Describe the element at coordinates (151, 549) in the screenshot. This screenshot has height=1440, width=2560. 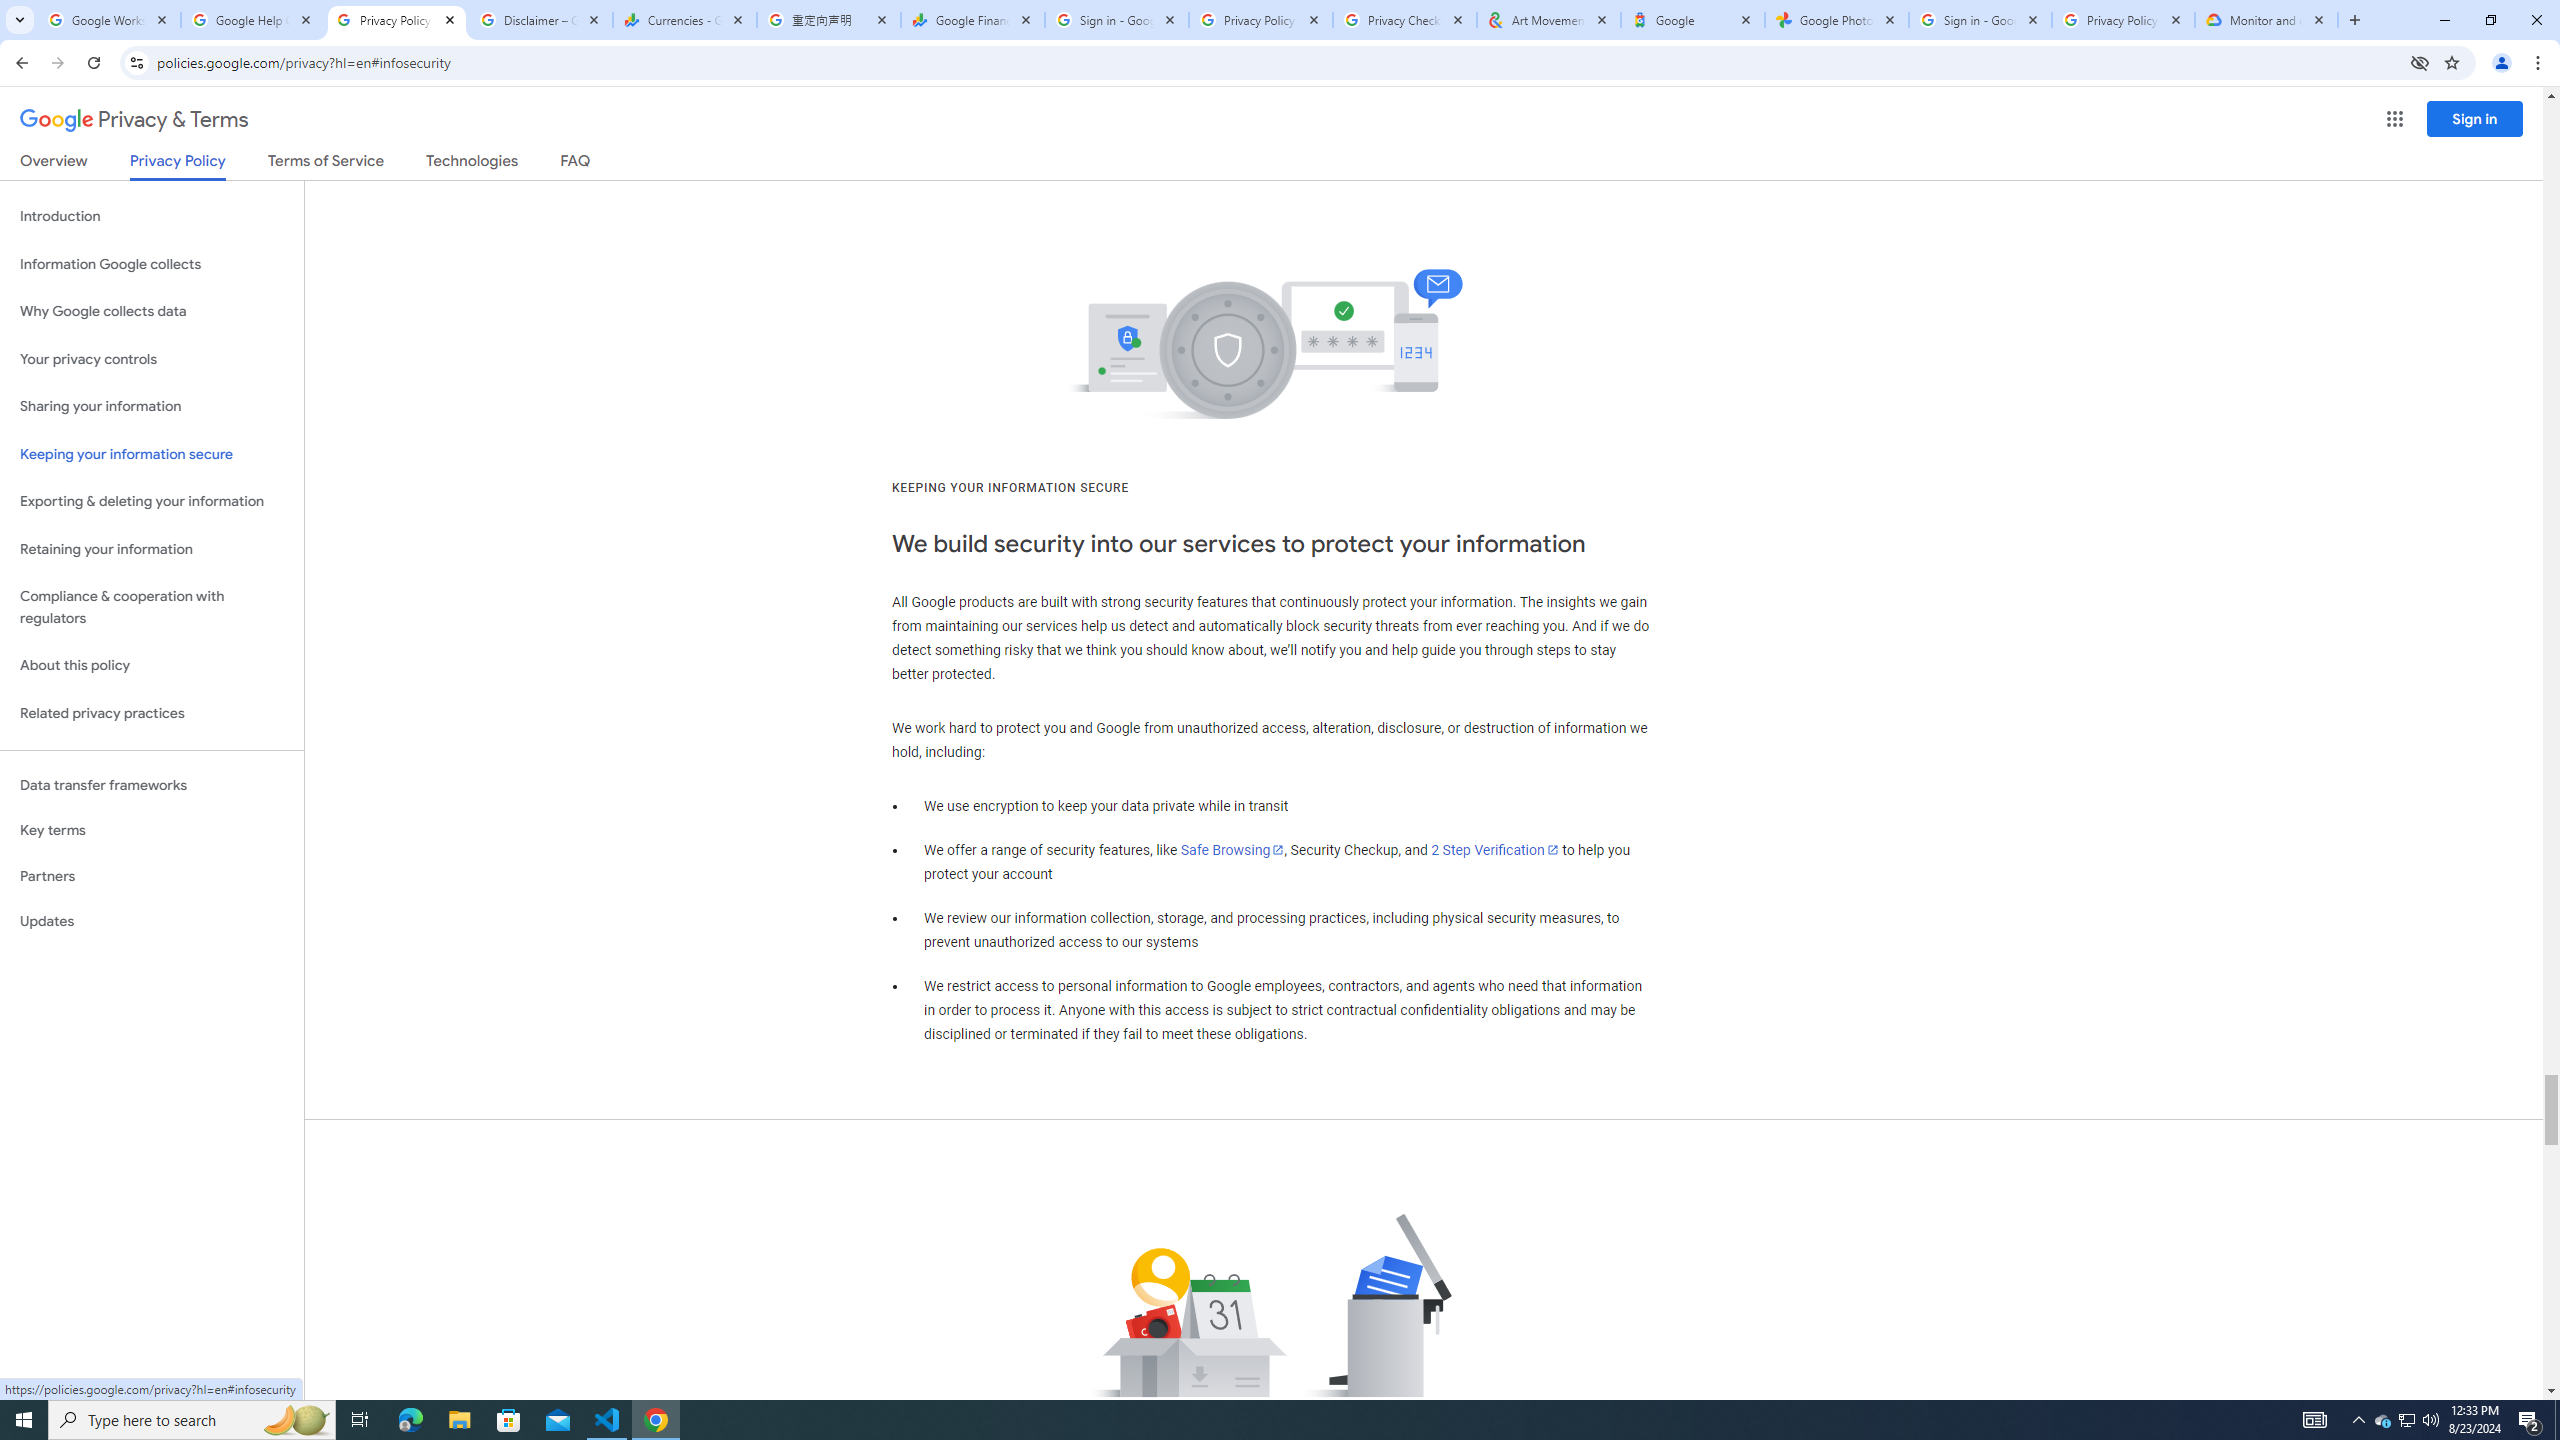
I see `'Retaining your information'` at that location.